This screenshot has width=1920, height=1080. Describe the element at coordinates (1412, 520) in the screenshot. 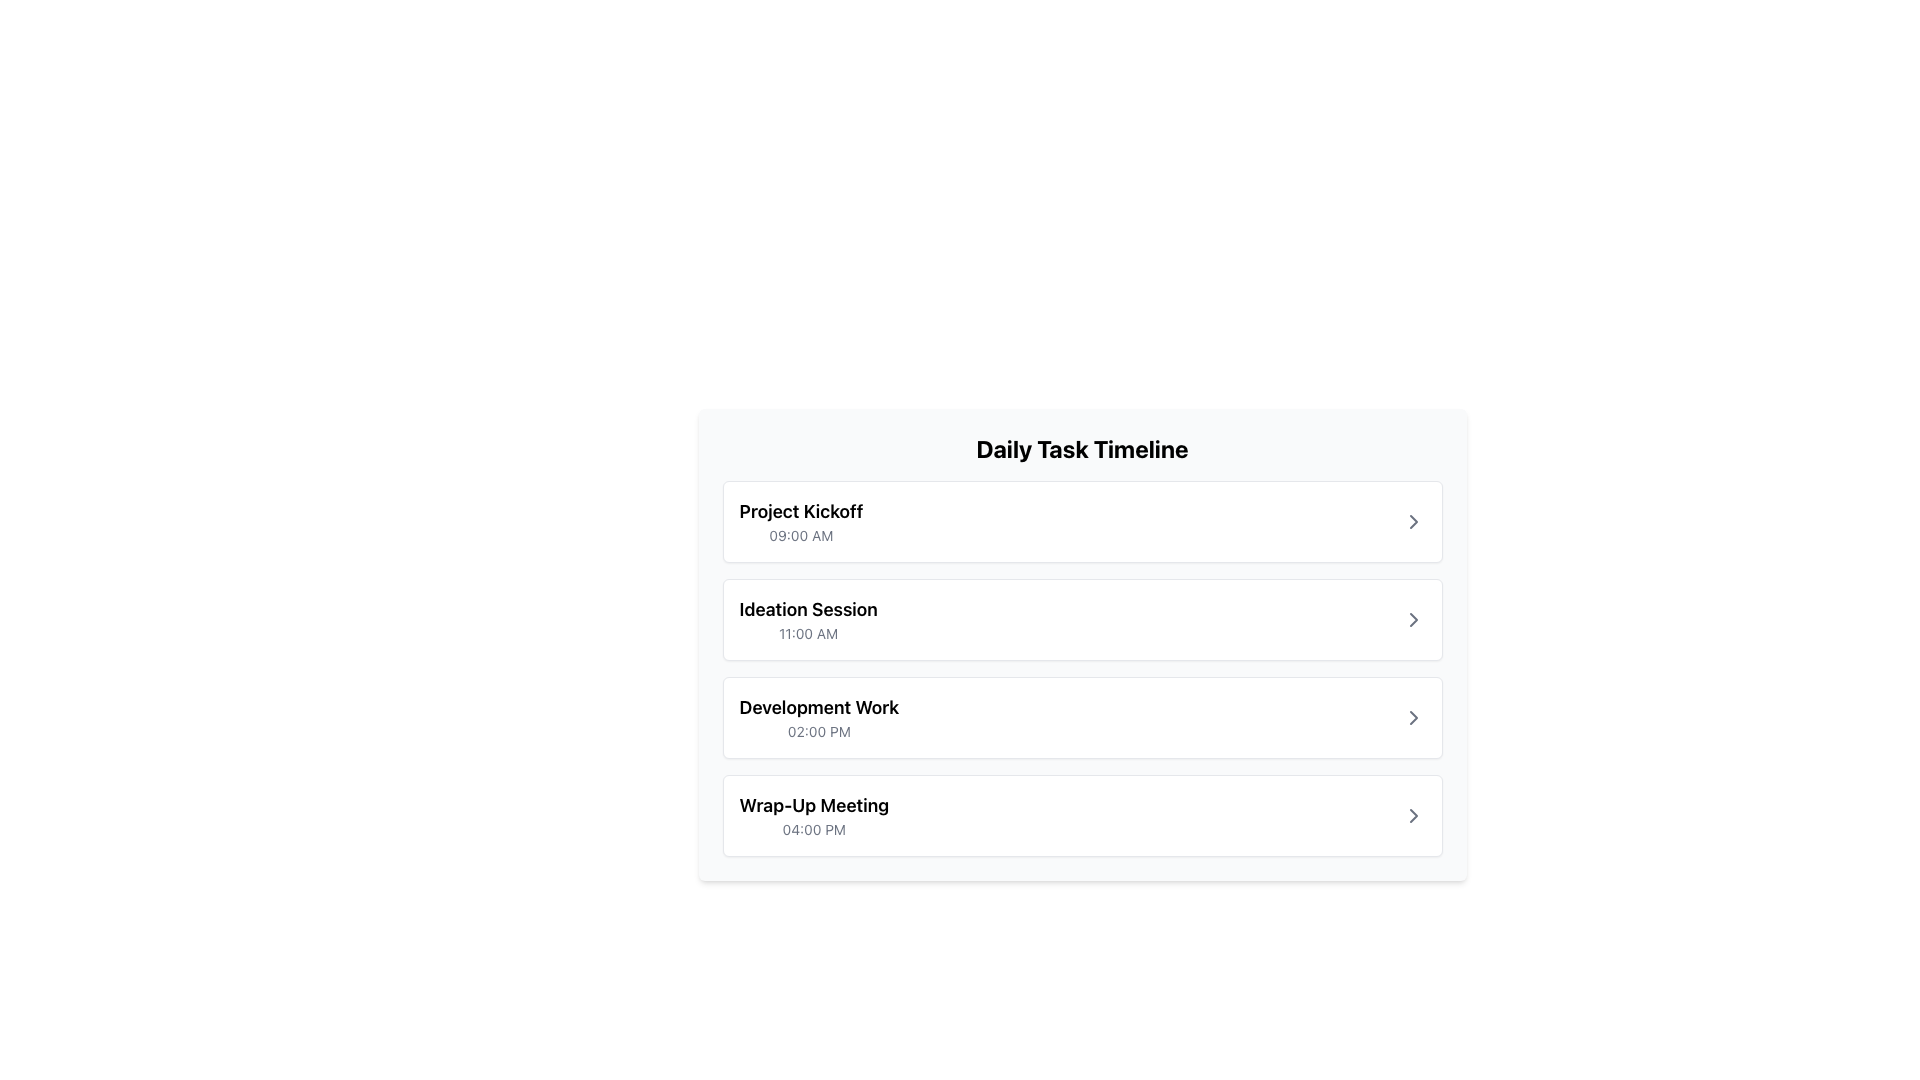

I see `the right-pointing chevron icon styled in gray located to the far-right side of the 'Project Kickoff' section` at that location.